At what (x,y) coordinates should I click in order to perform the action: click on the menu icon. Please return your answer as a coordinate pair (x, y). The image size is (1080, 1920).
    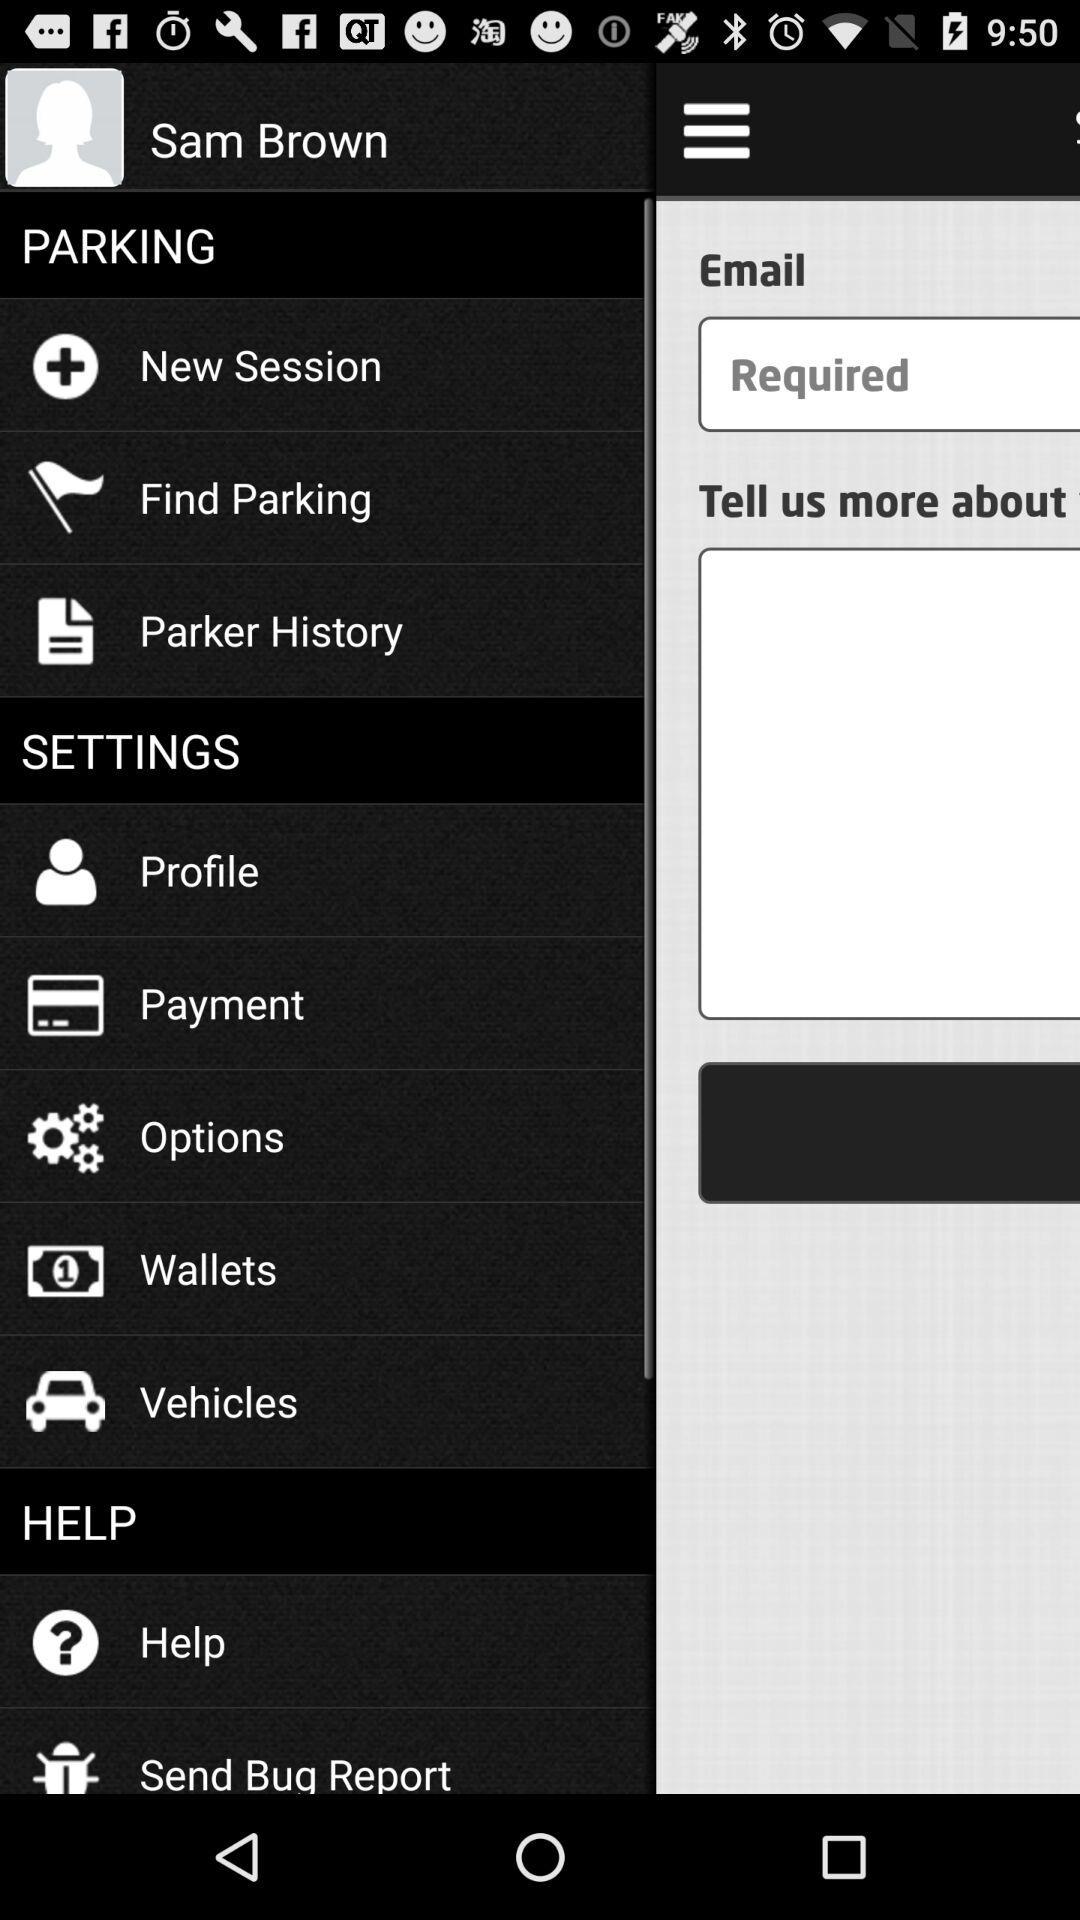
    Looking at the image, I should click on (715, 137).